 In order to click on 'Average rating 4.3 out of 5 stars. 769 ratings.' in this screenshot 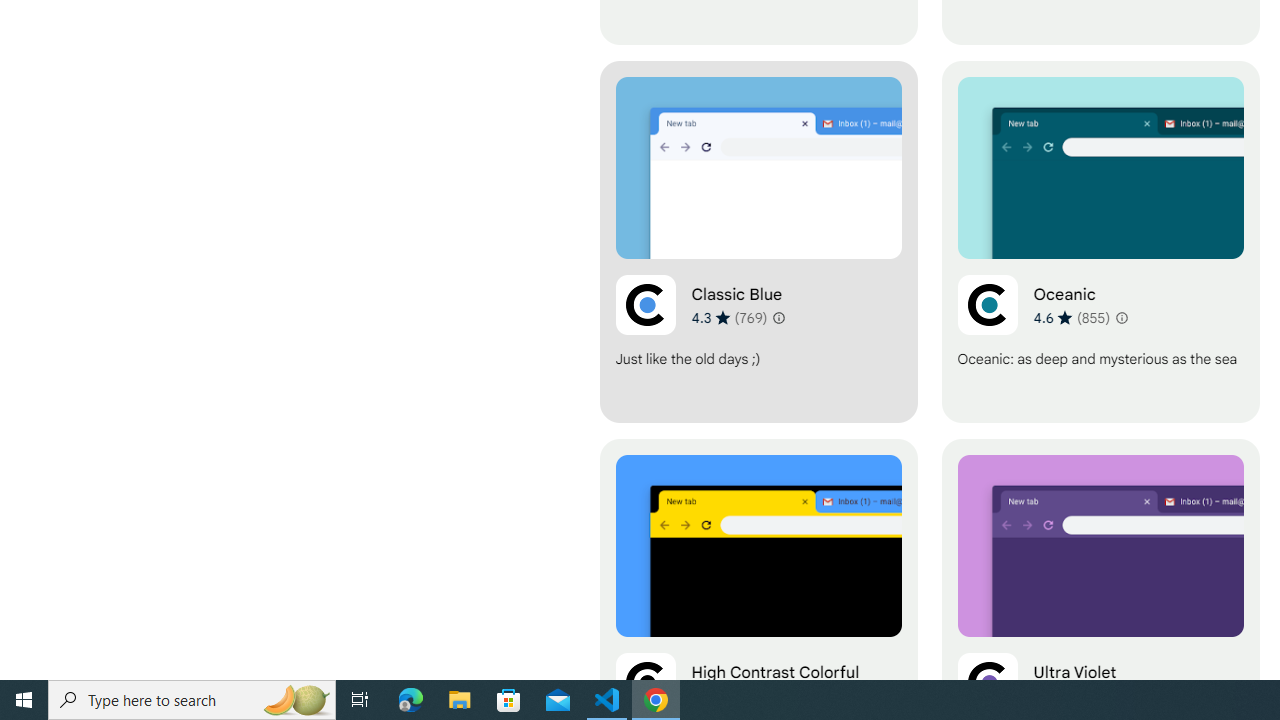, I will do `click(728, 316)`.